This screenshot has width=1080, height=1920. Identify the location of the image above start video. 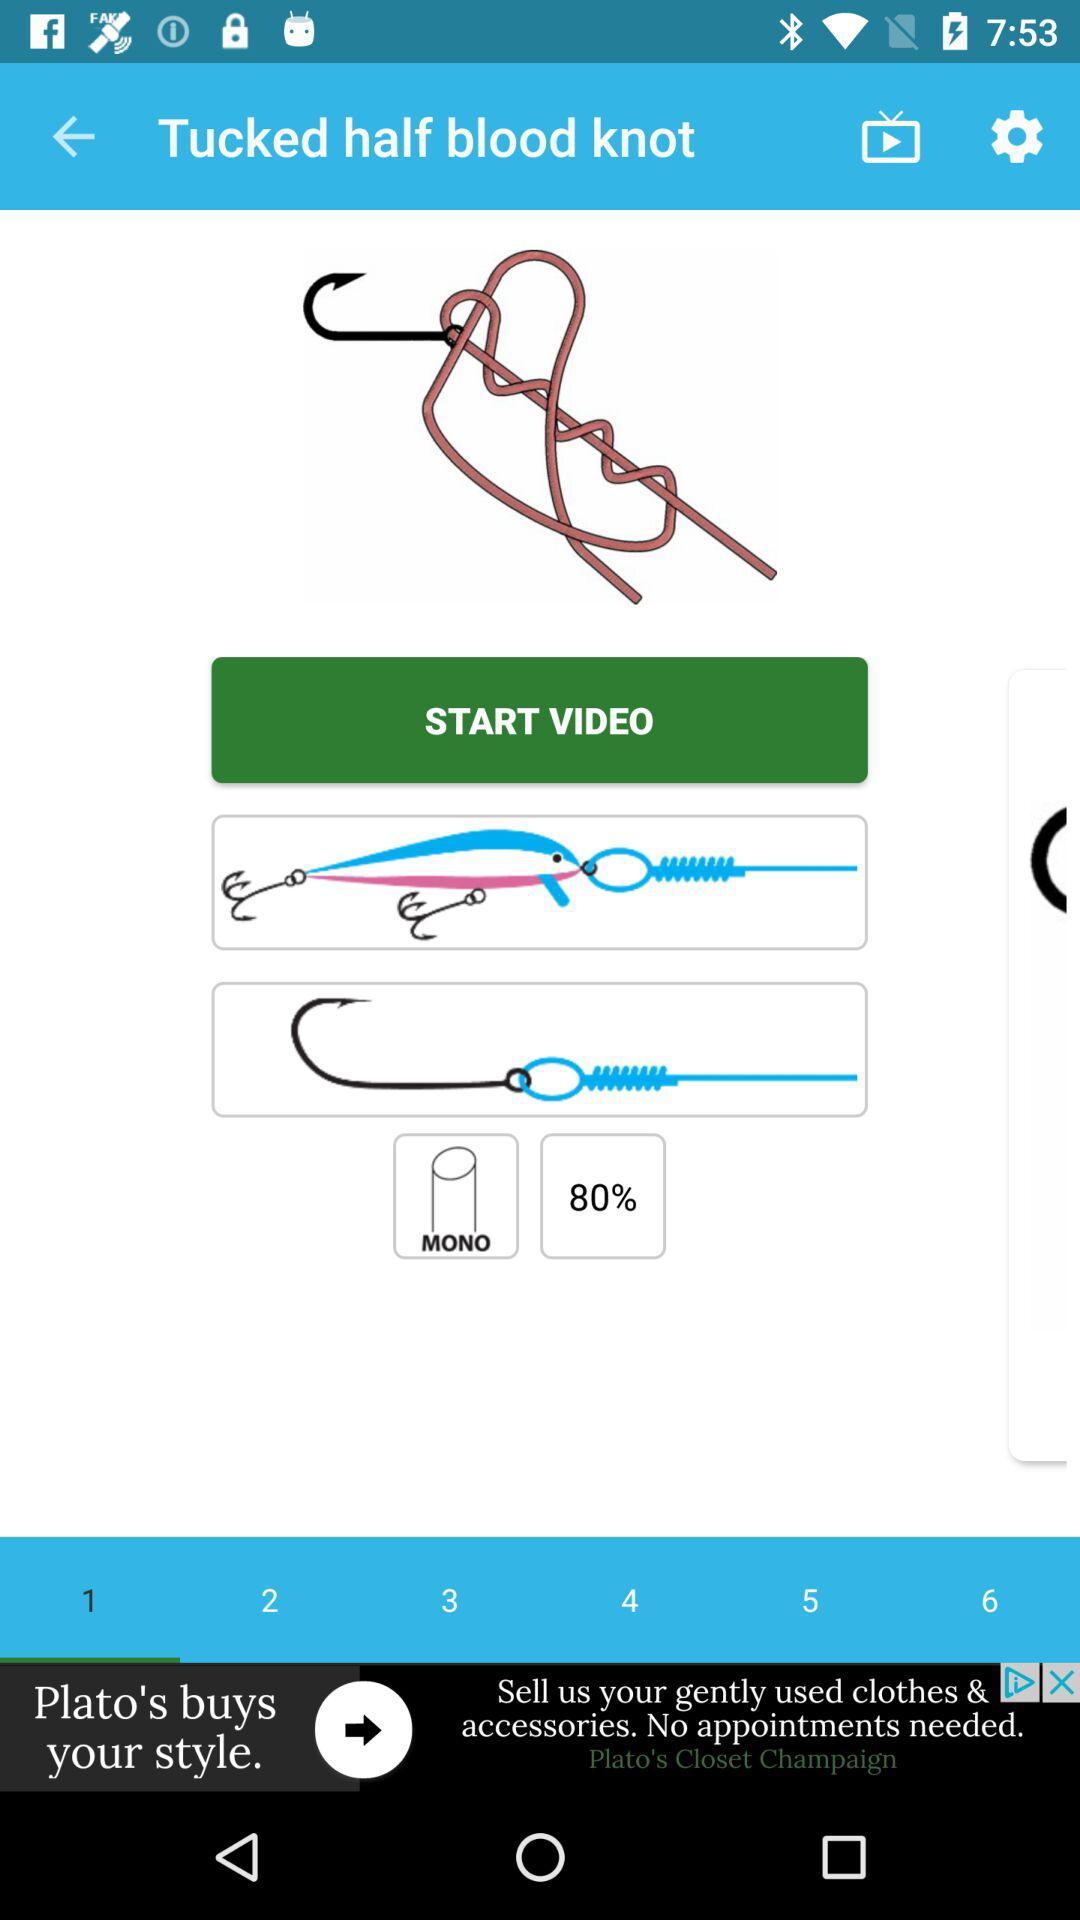
(540, 426).